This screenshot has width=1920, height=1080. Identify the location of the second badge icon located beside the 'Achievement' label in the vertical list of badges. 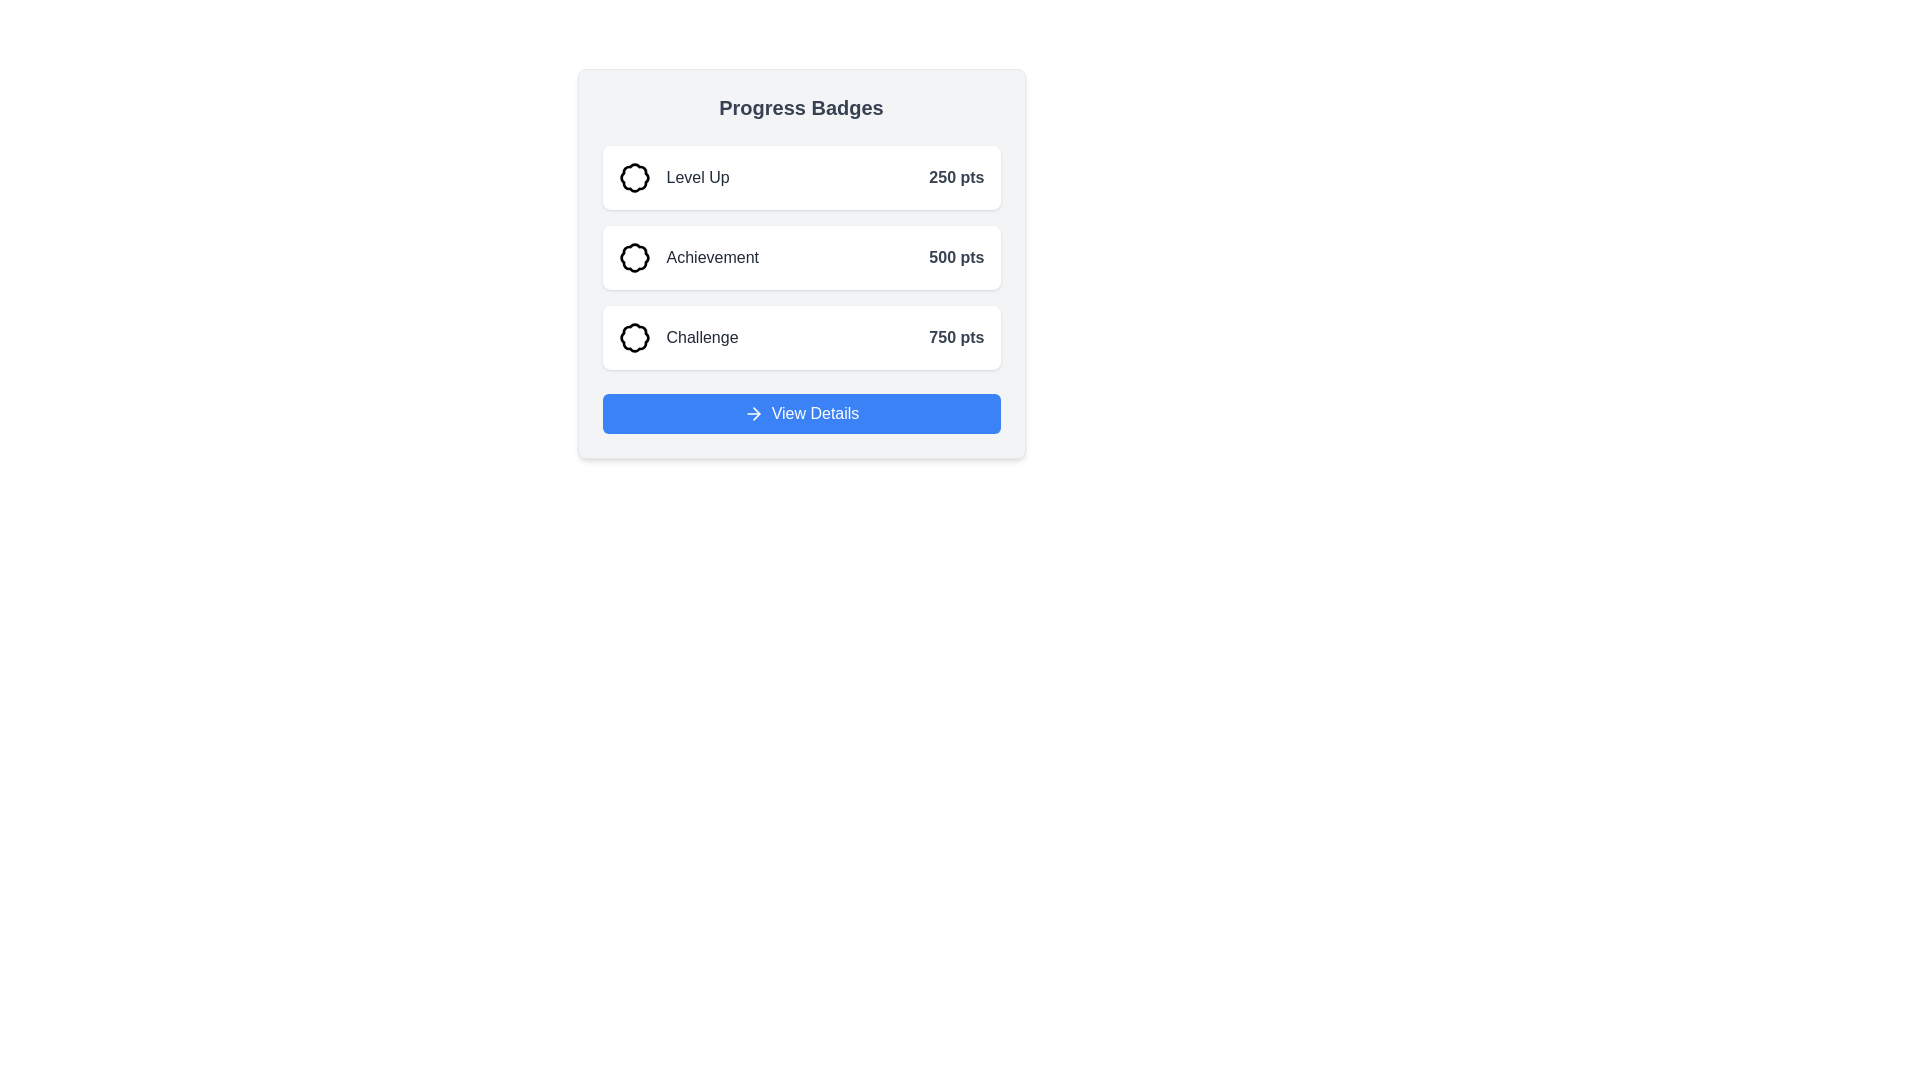
(633, 257).